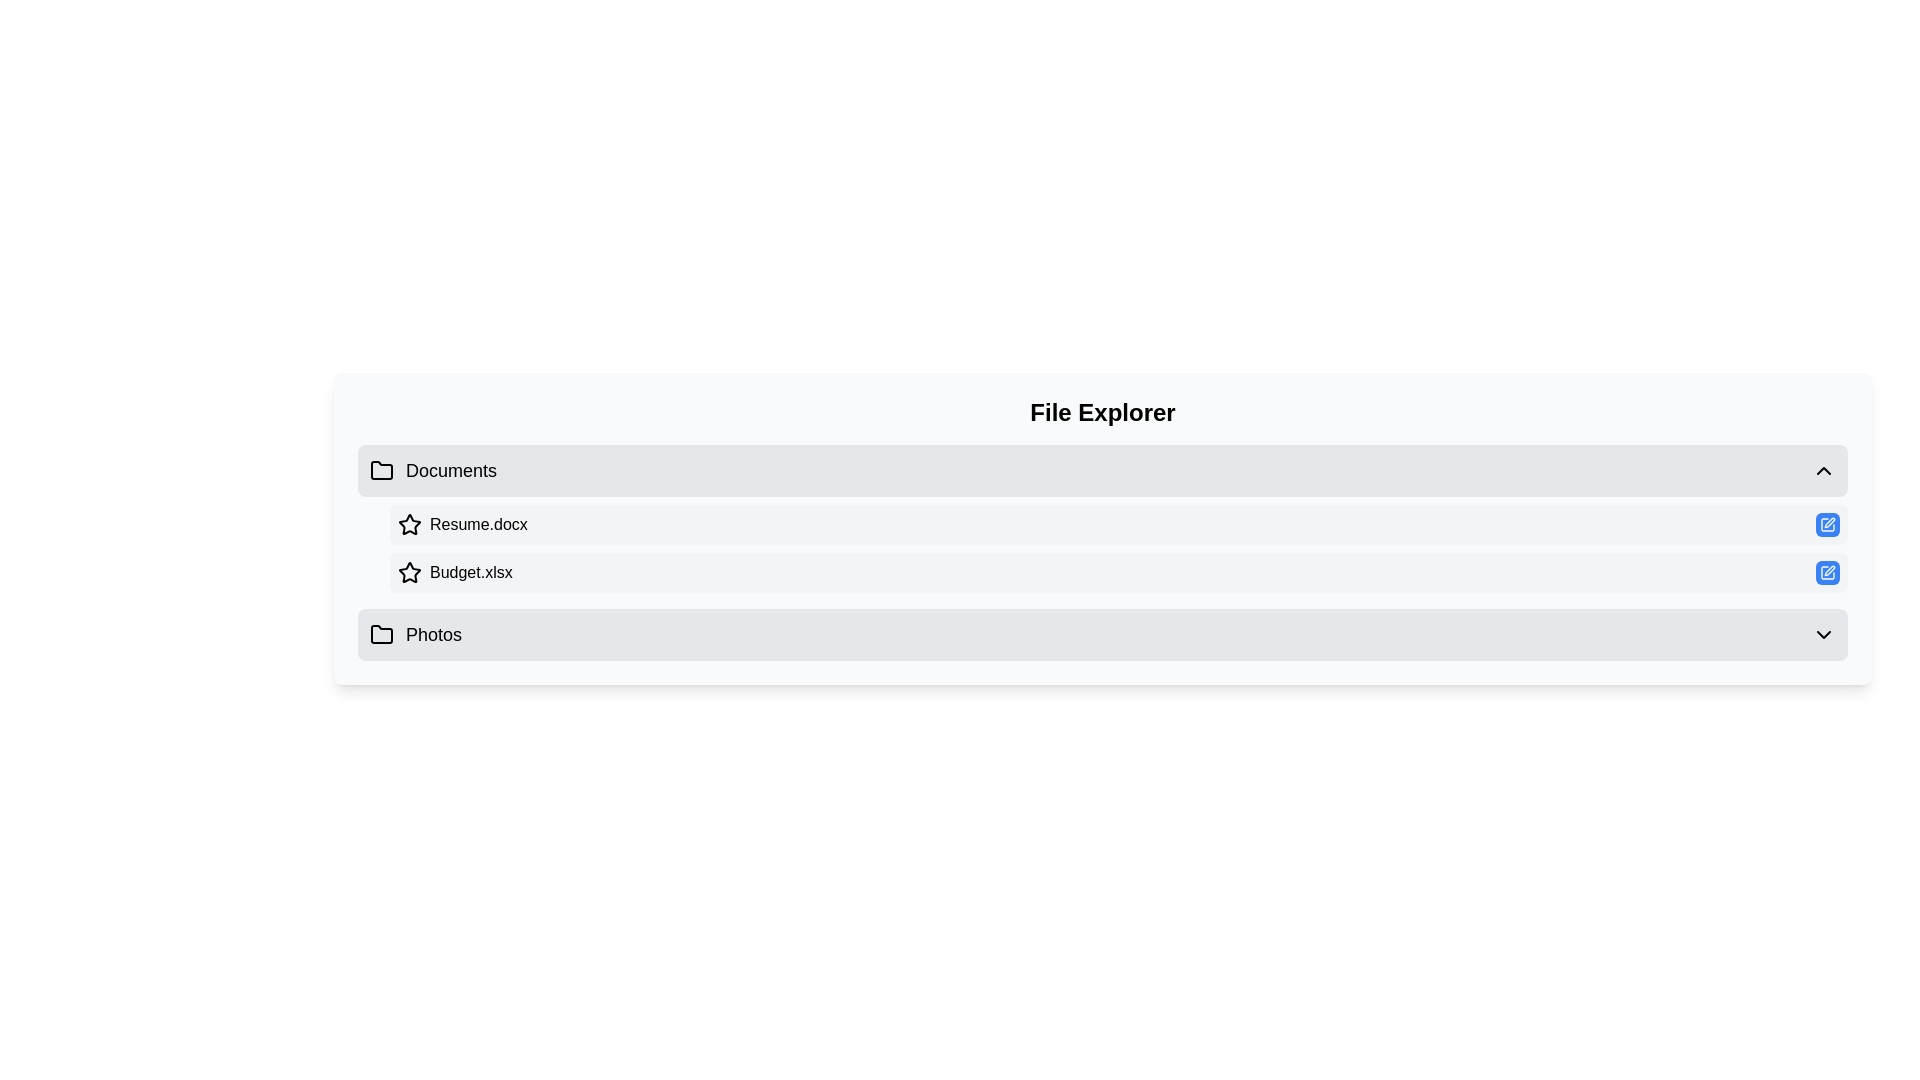  What do you see at coordinates (1829, 570) in the screenshot?
I see `the edit or pen icon located on the far right of the second row in the file explorer interface, which features a diagonal pen line overlaying a square background` at bounding box center [1829, 570].